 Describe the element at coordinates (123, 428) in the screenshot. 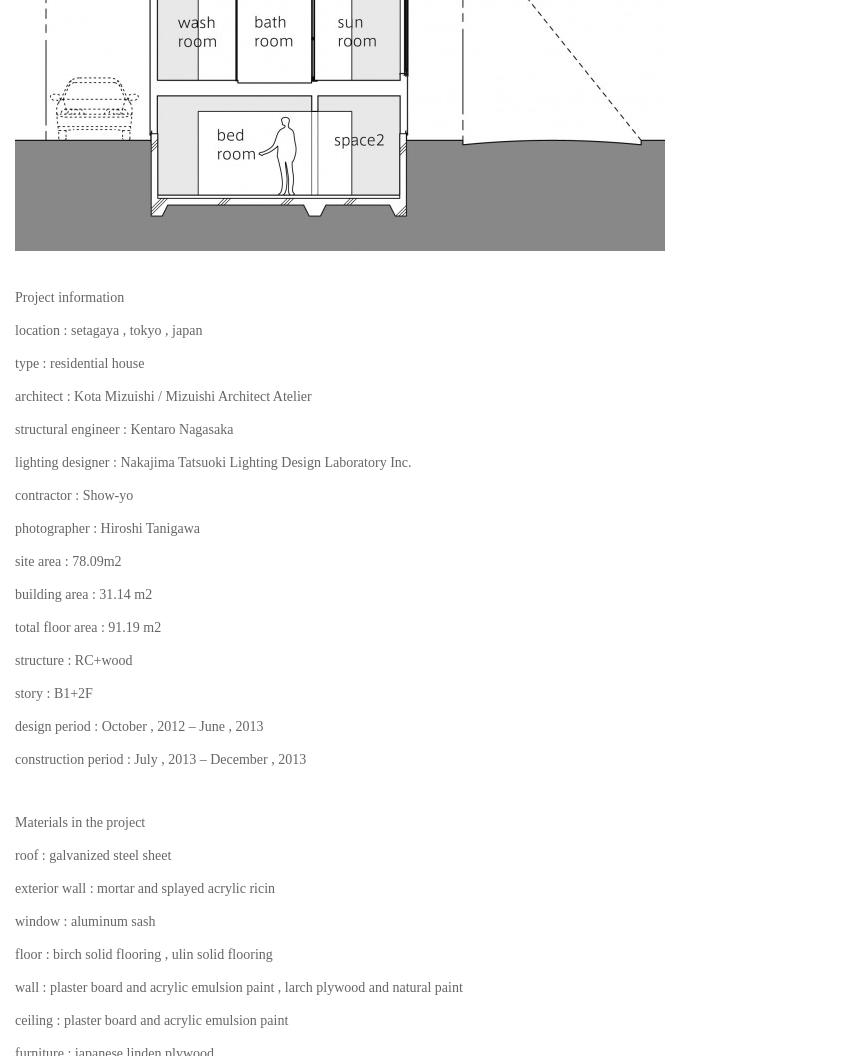

I see `'structural engineer : Kentaro Nagasaka'` at that location.